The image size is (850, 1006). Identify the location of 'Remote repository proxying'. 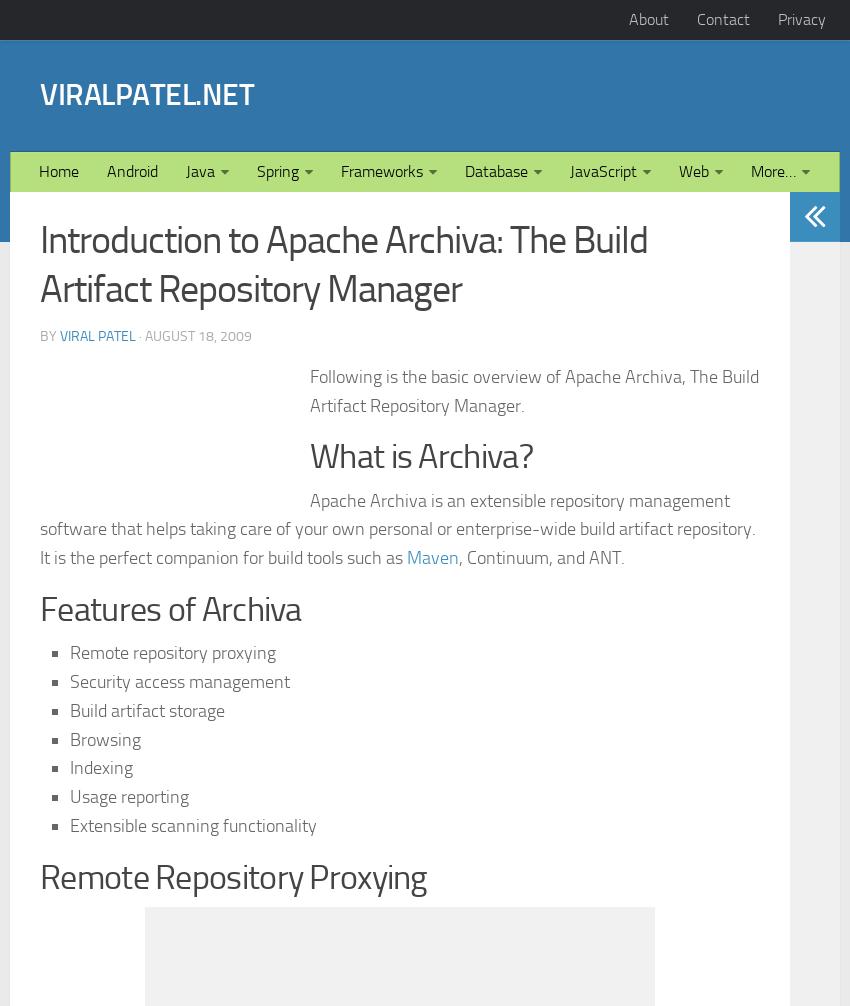
(171, 931).